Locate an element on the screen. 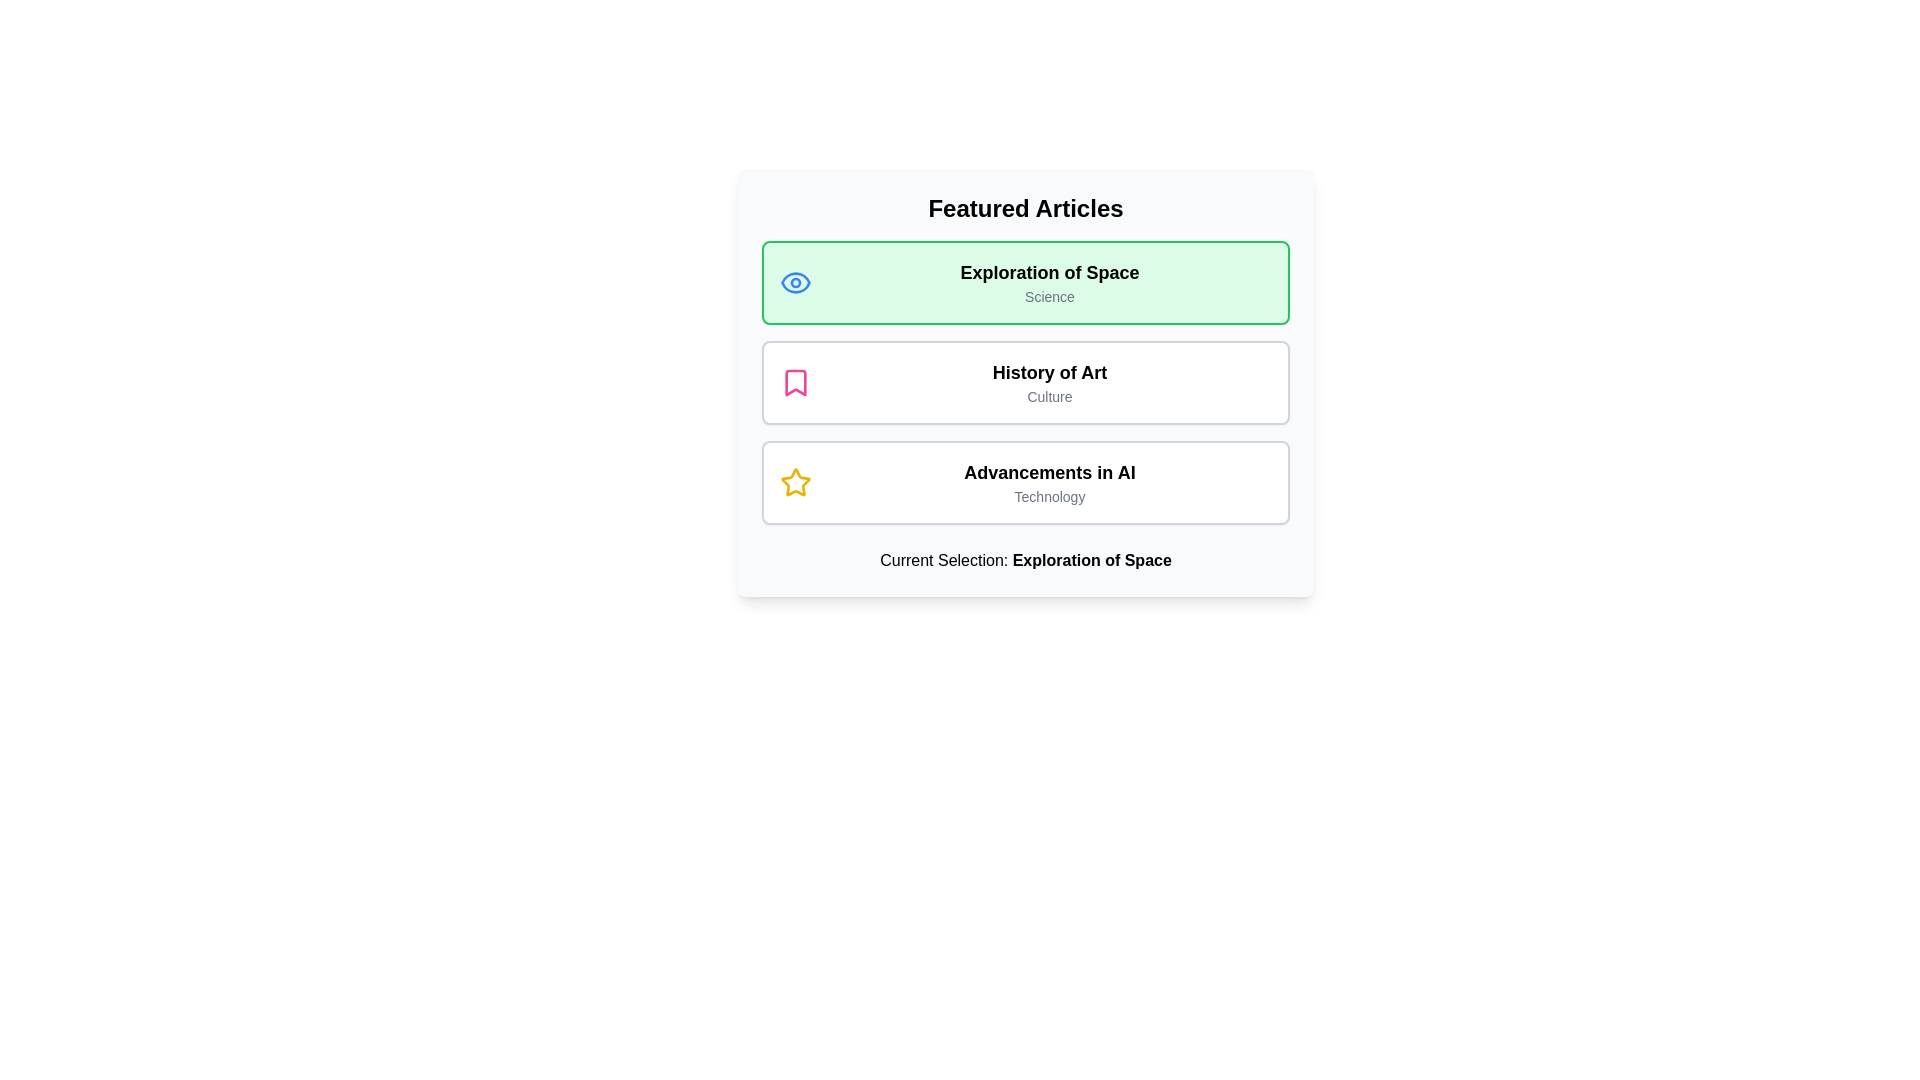 This screenshot has width=1920, height=1080. the article Advancements in AI by clicking on its button is located at coordinates (1026, 482).